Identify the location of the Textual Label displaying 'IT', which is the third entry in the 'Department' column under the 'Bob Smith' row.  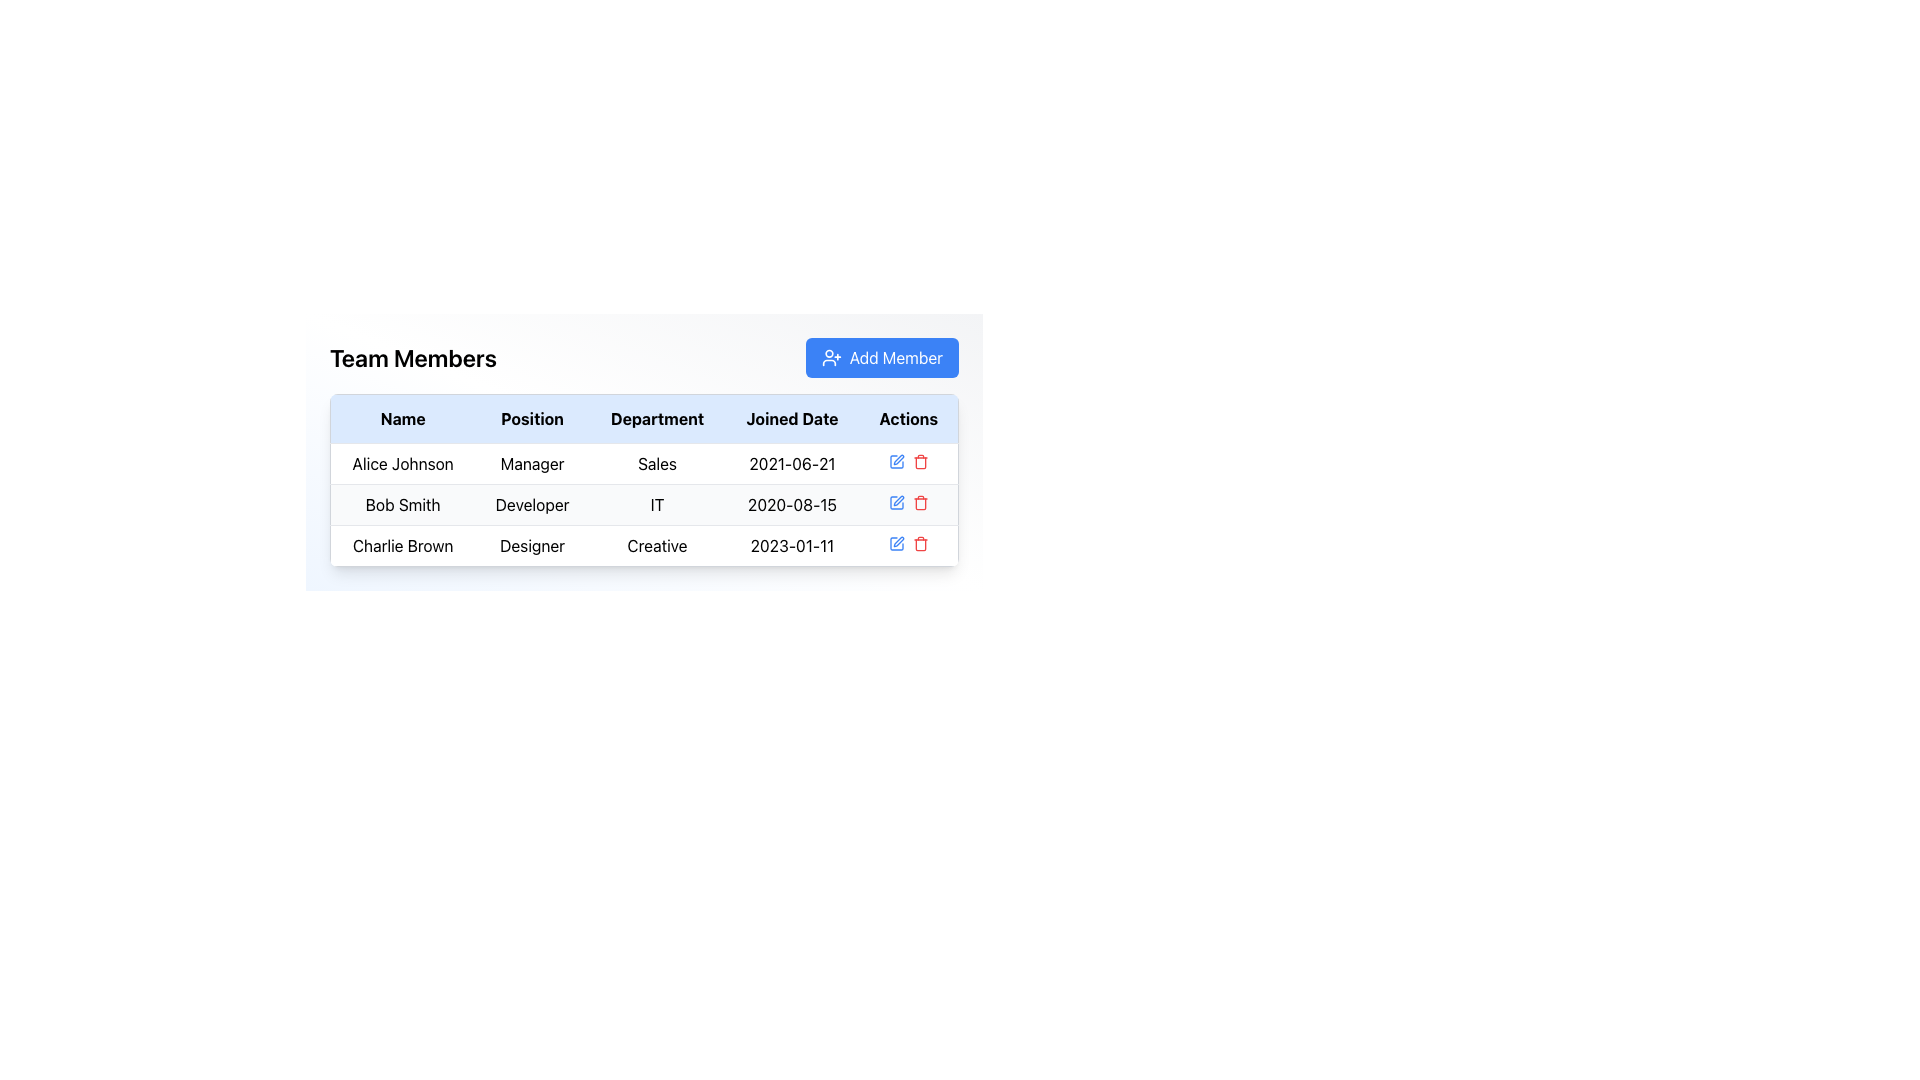
(657, 504).